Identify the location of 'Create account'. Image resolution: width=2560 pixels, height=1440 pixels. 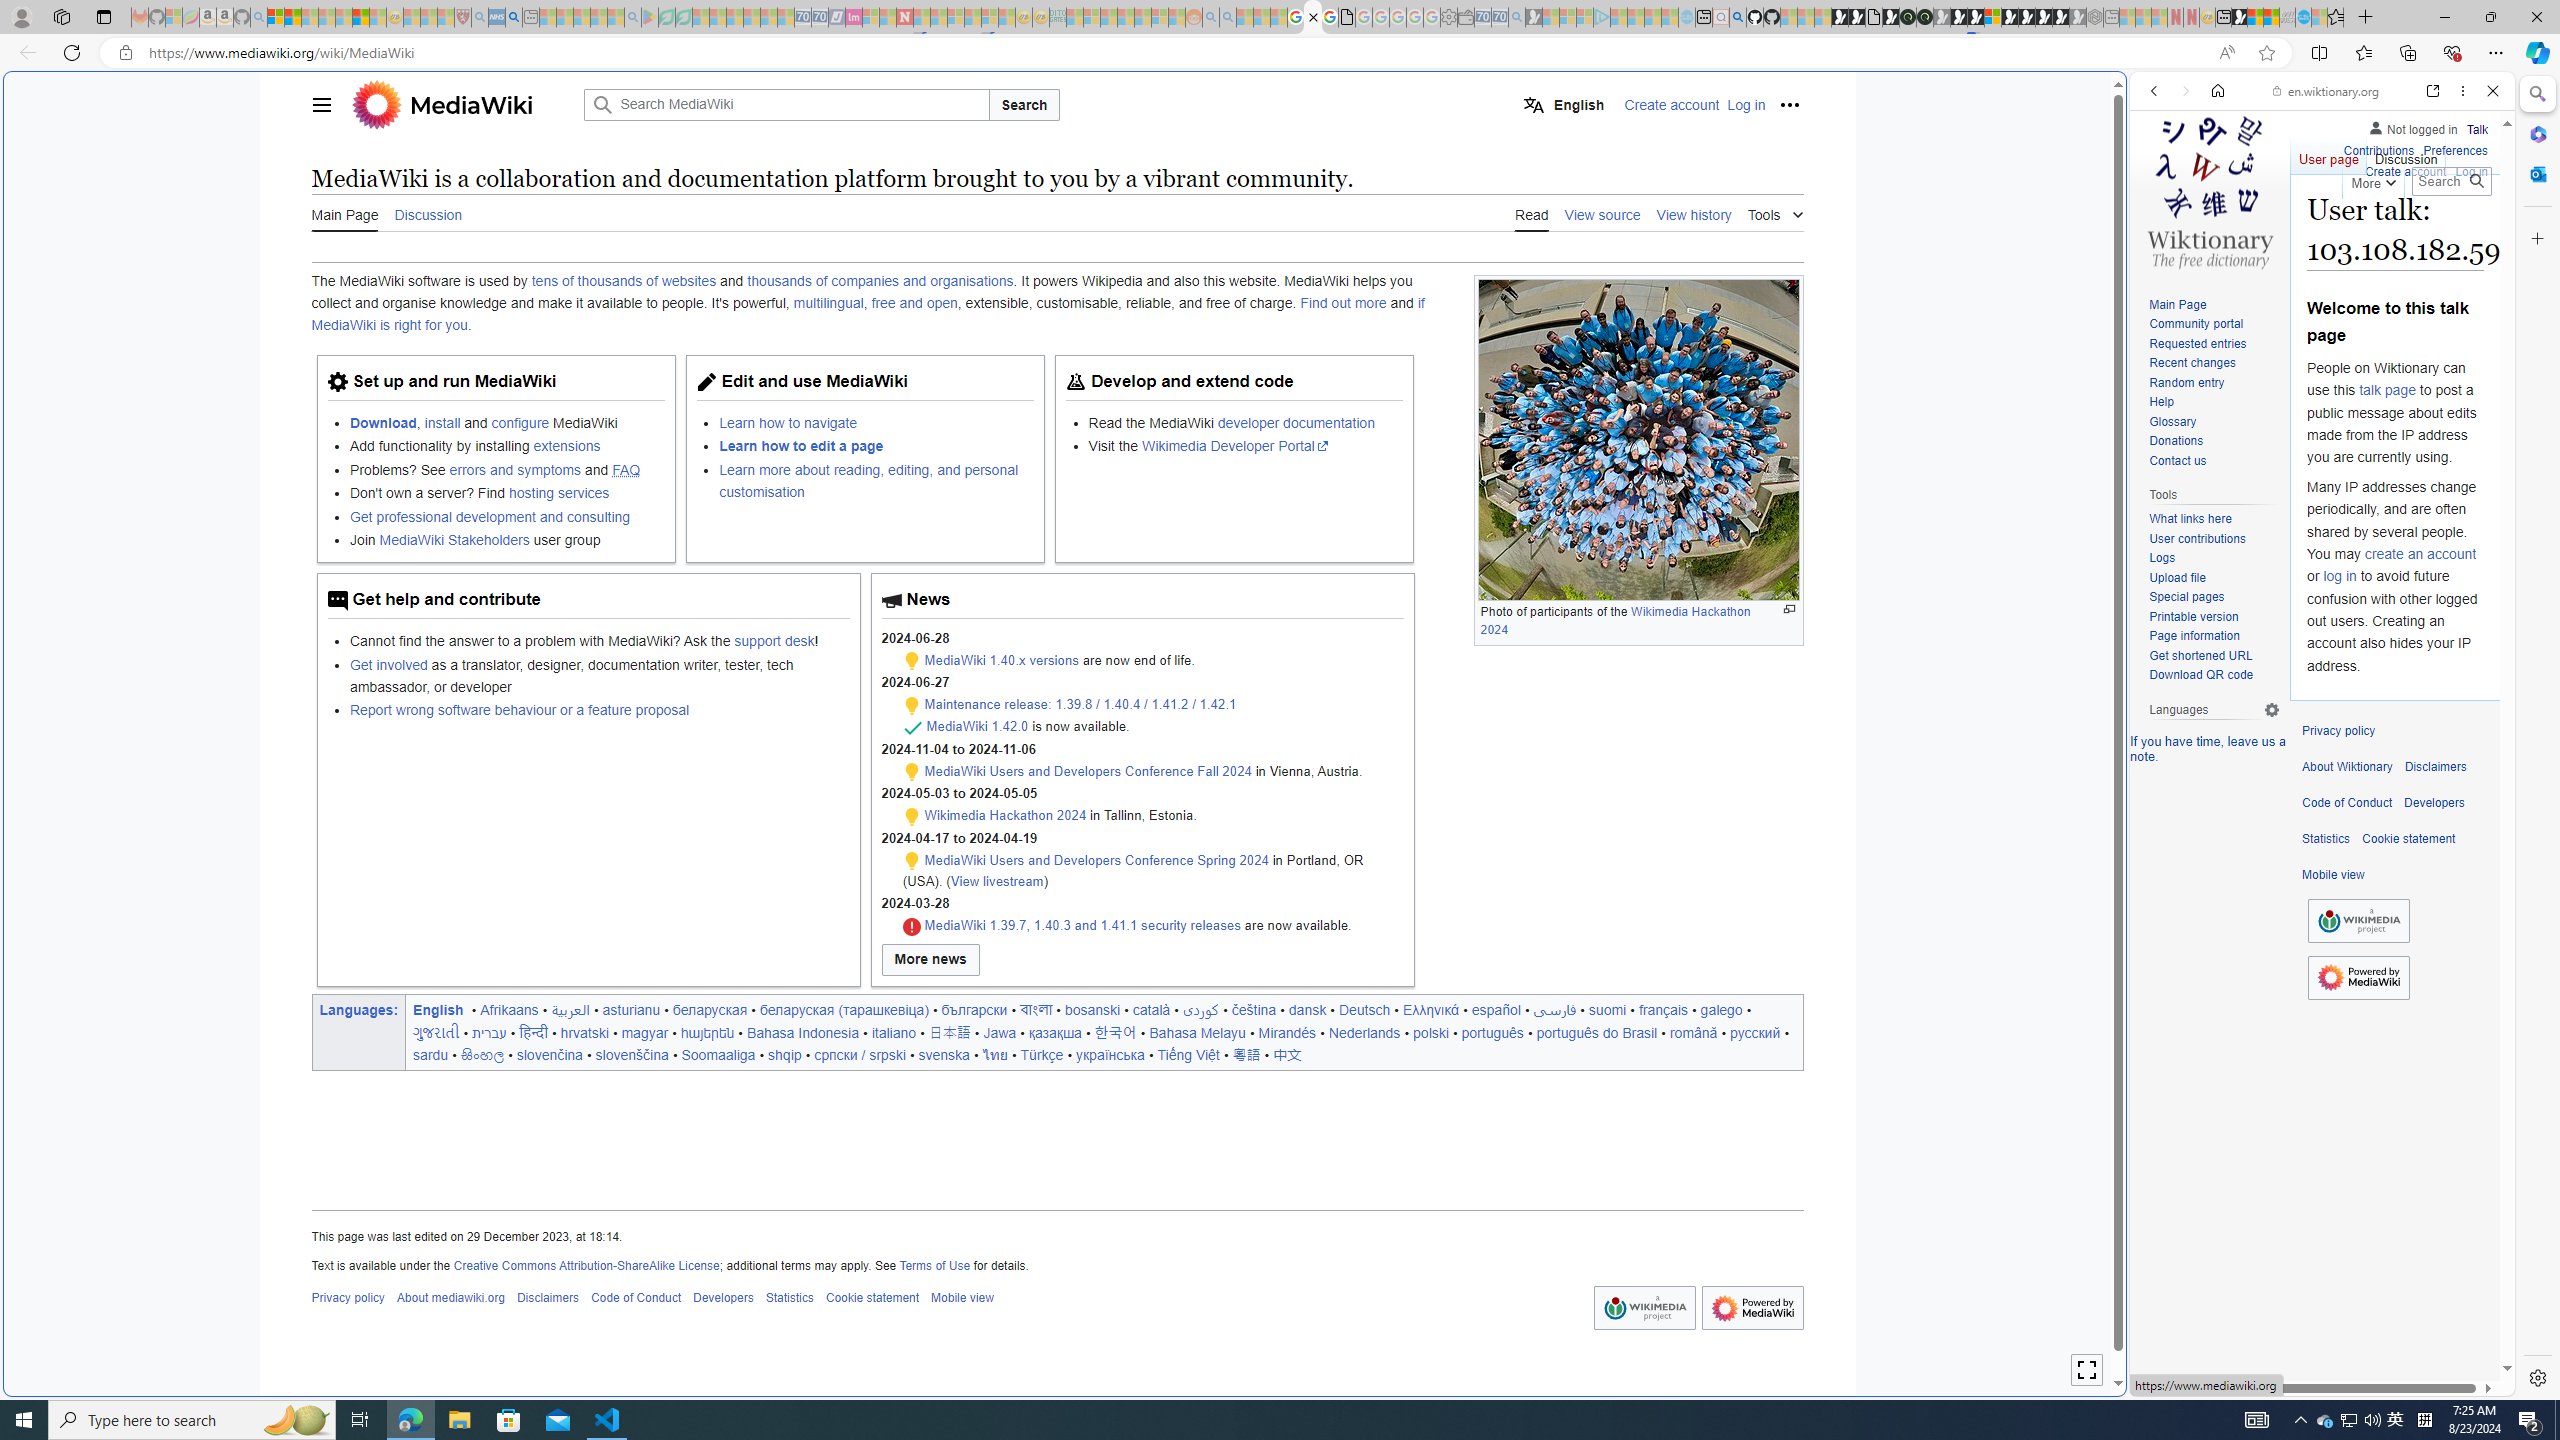
(2405, 168).